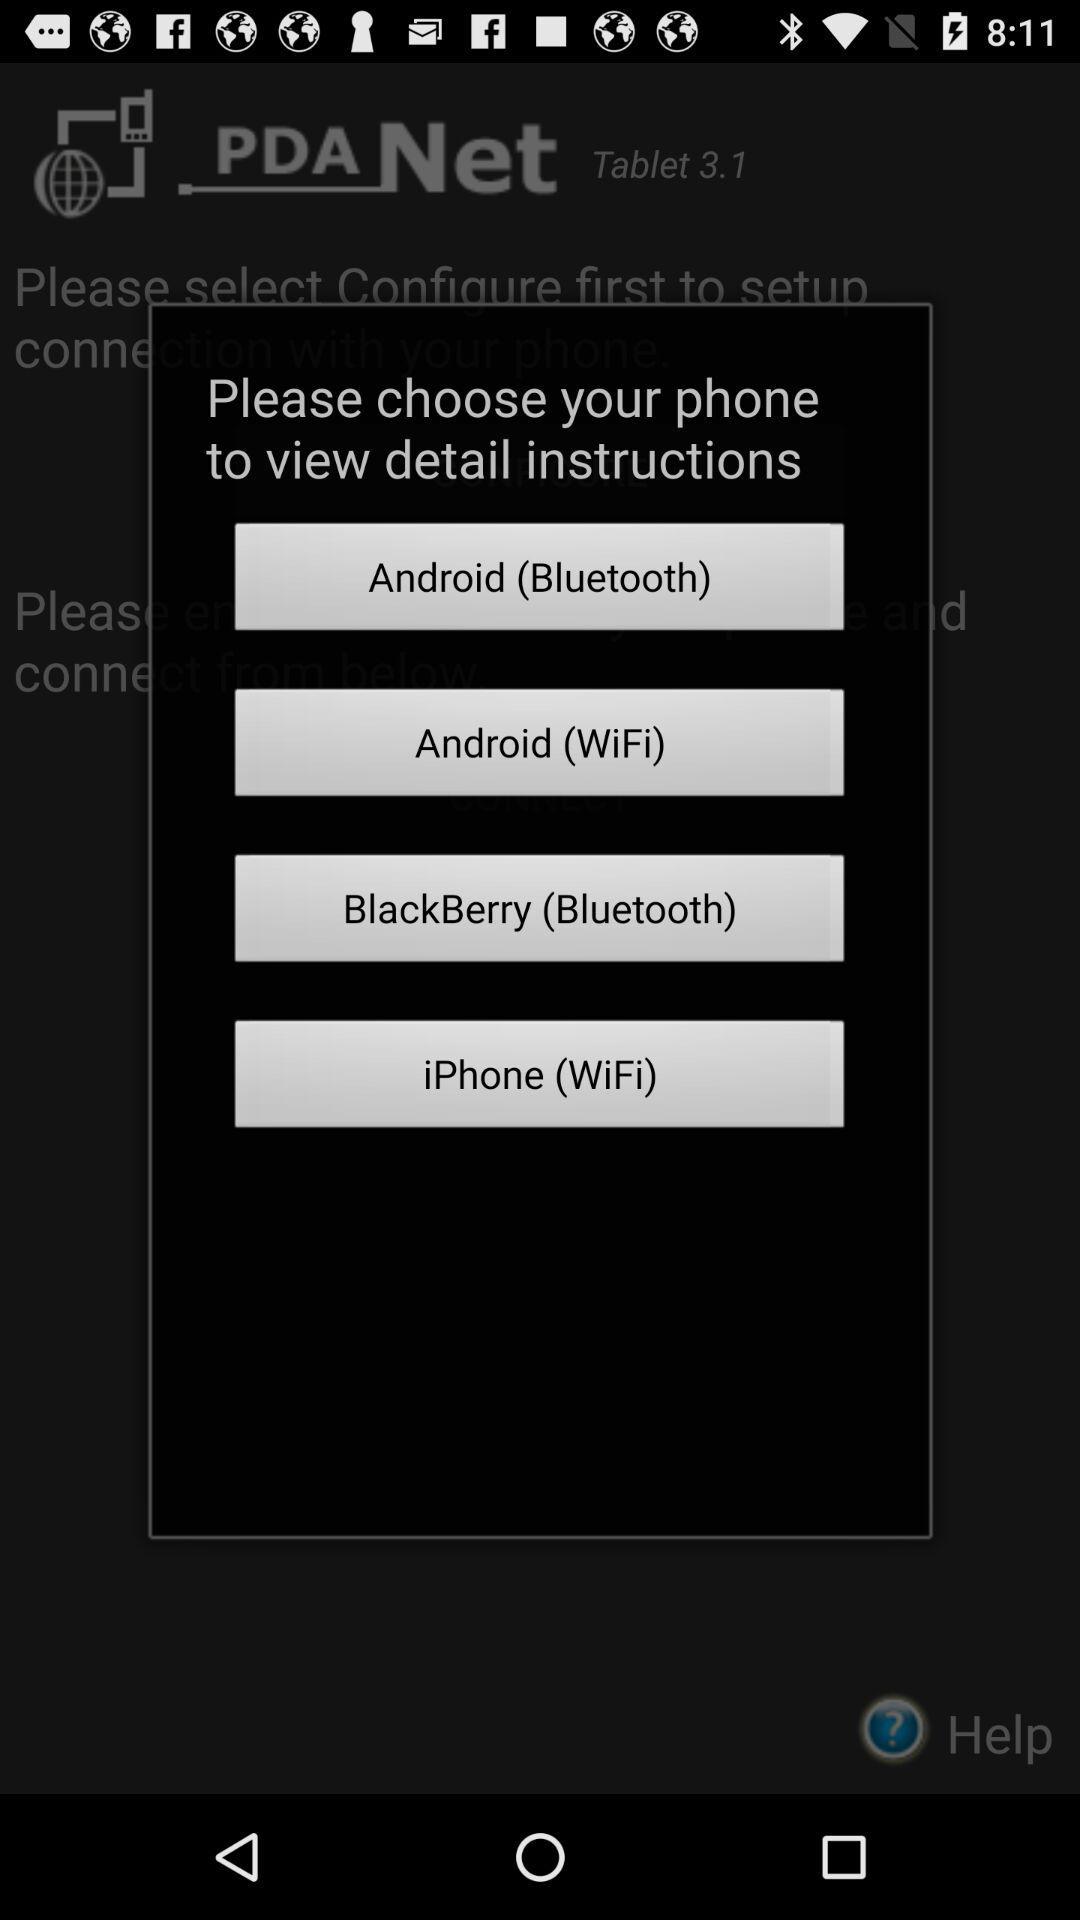  What do you see at coordinates (540, 581) in the screenshot?
I see `the android (bluetooth)` at bounding box center [540, 581].